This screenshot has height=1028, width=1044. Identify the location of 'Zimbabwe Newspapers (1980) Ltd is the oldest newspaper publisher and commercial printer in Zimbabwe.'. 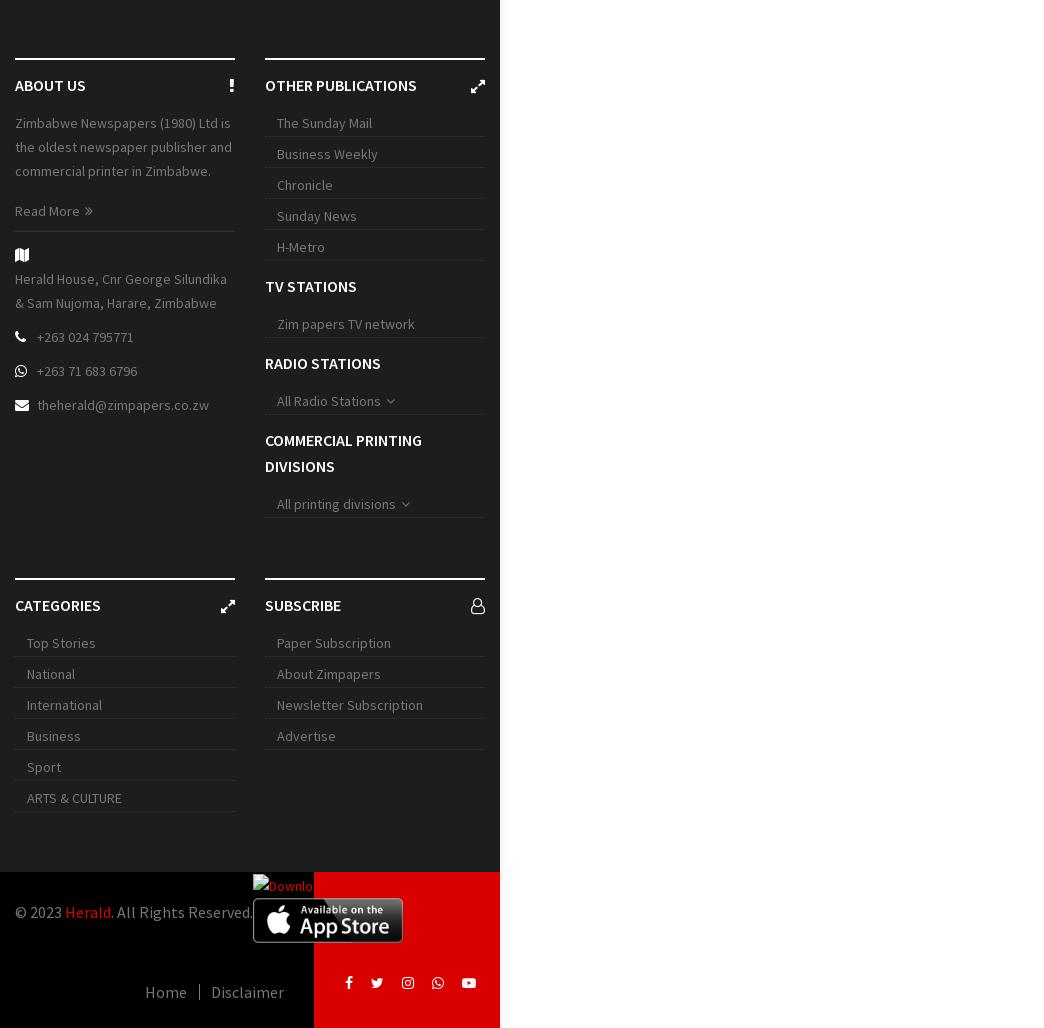
(14, 147).